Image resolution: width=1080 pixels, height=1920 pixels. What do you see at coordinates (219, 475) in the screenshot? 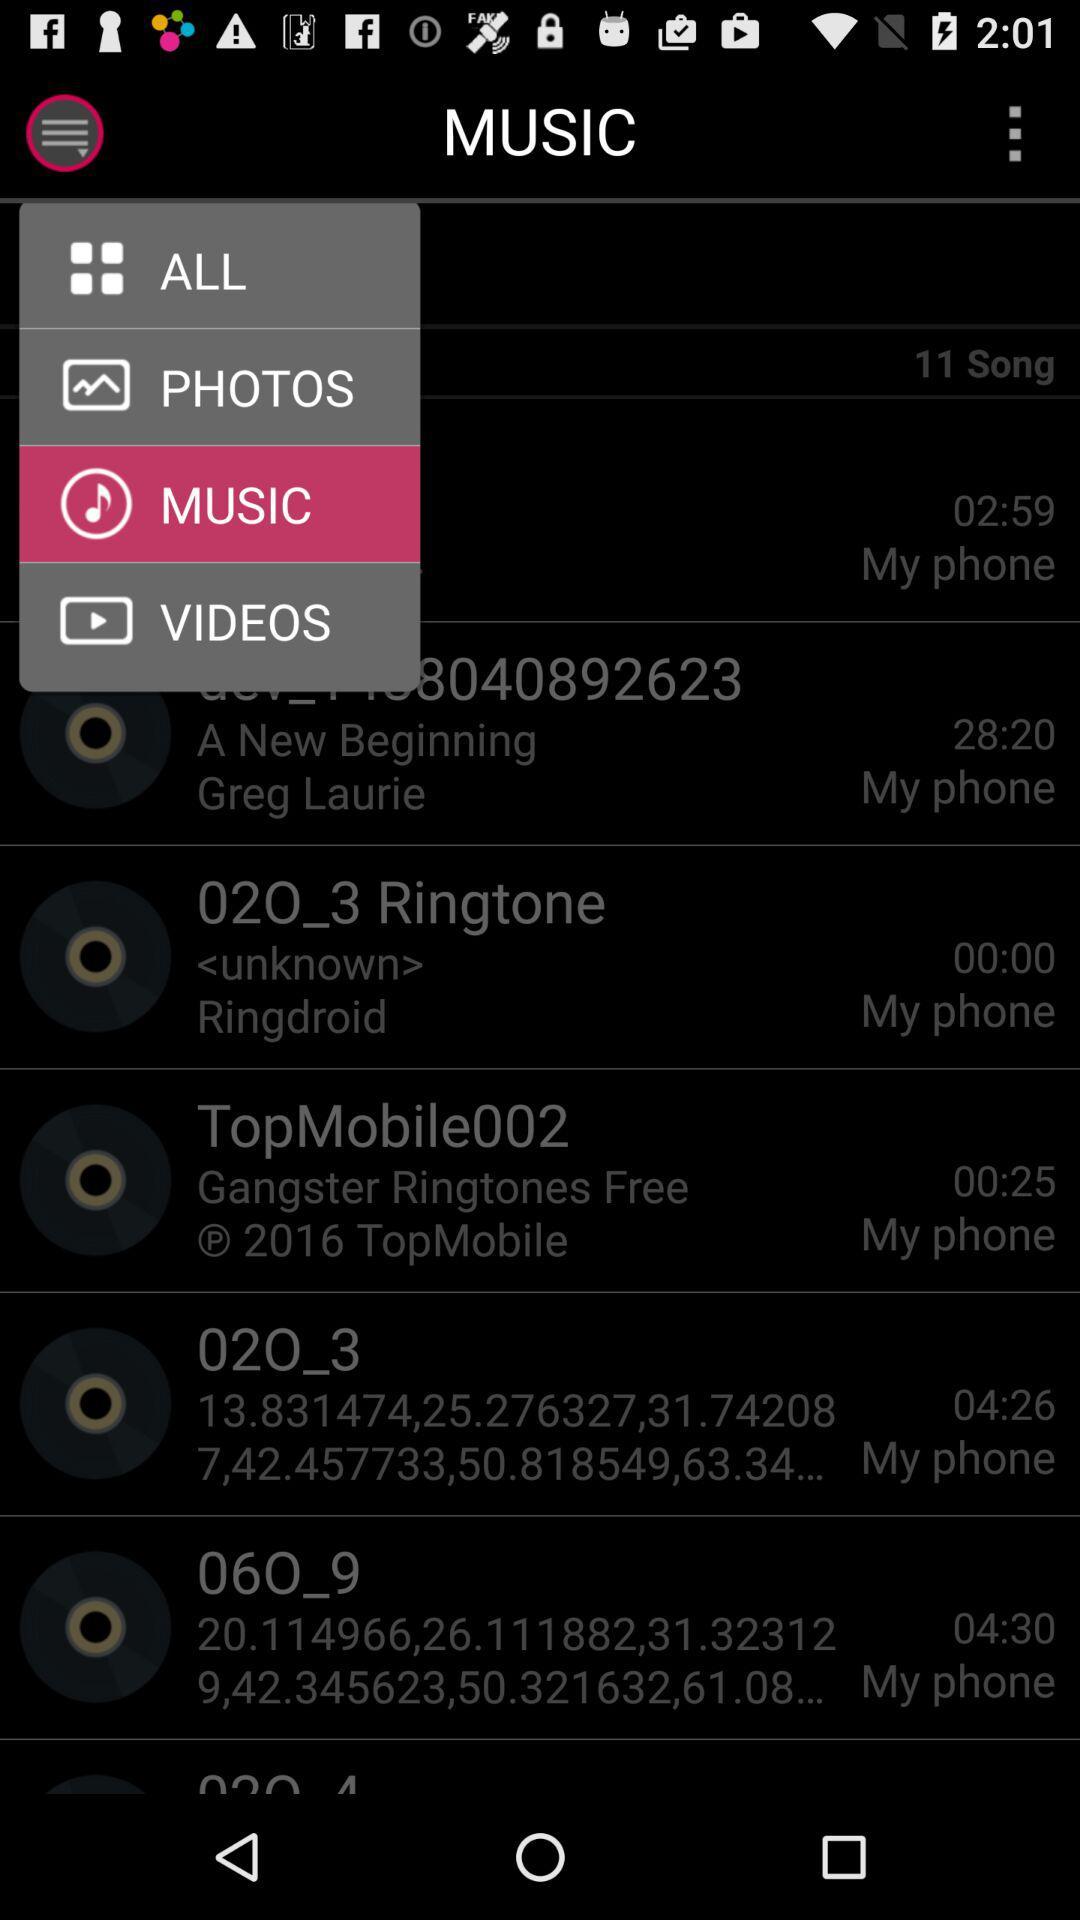
I see `the arrow_forward icon` at bounding box center [219, 475].